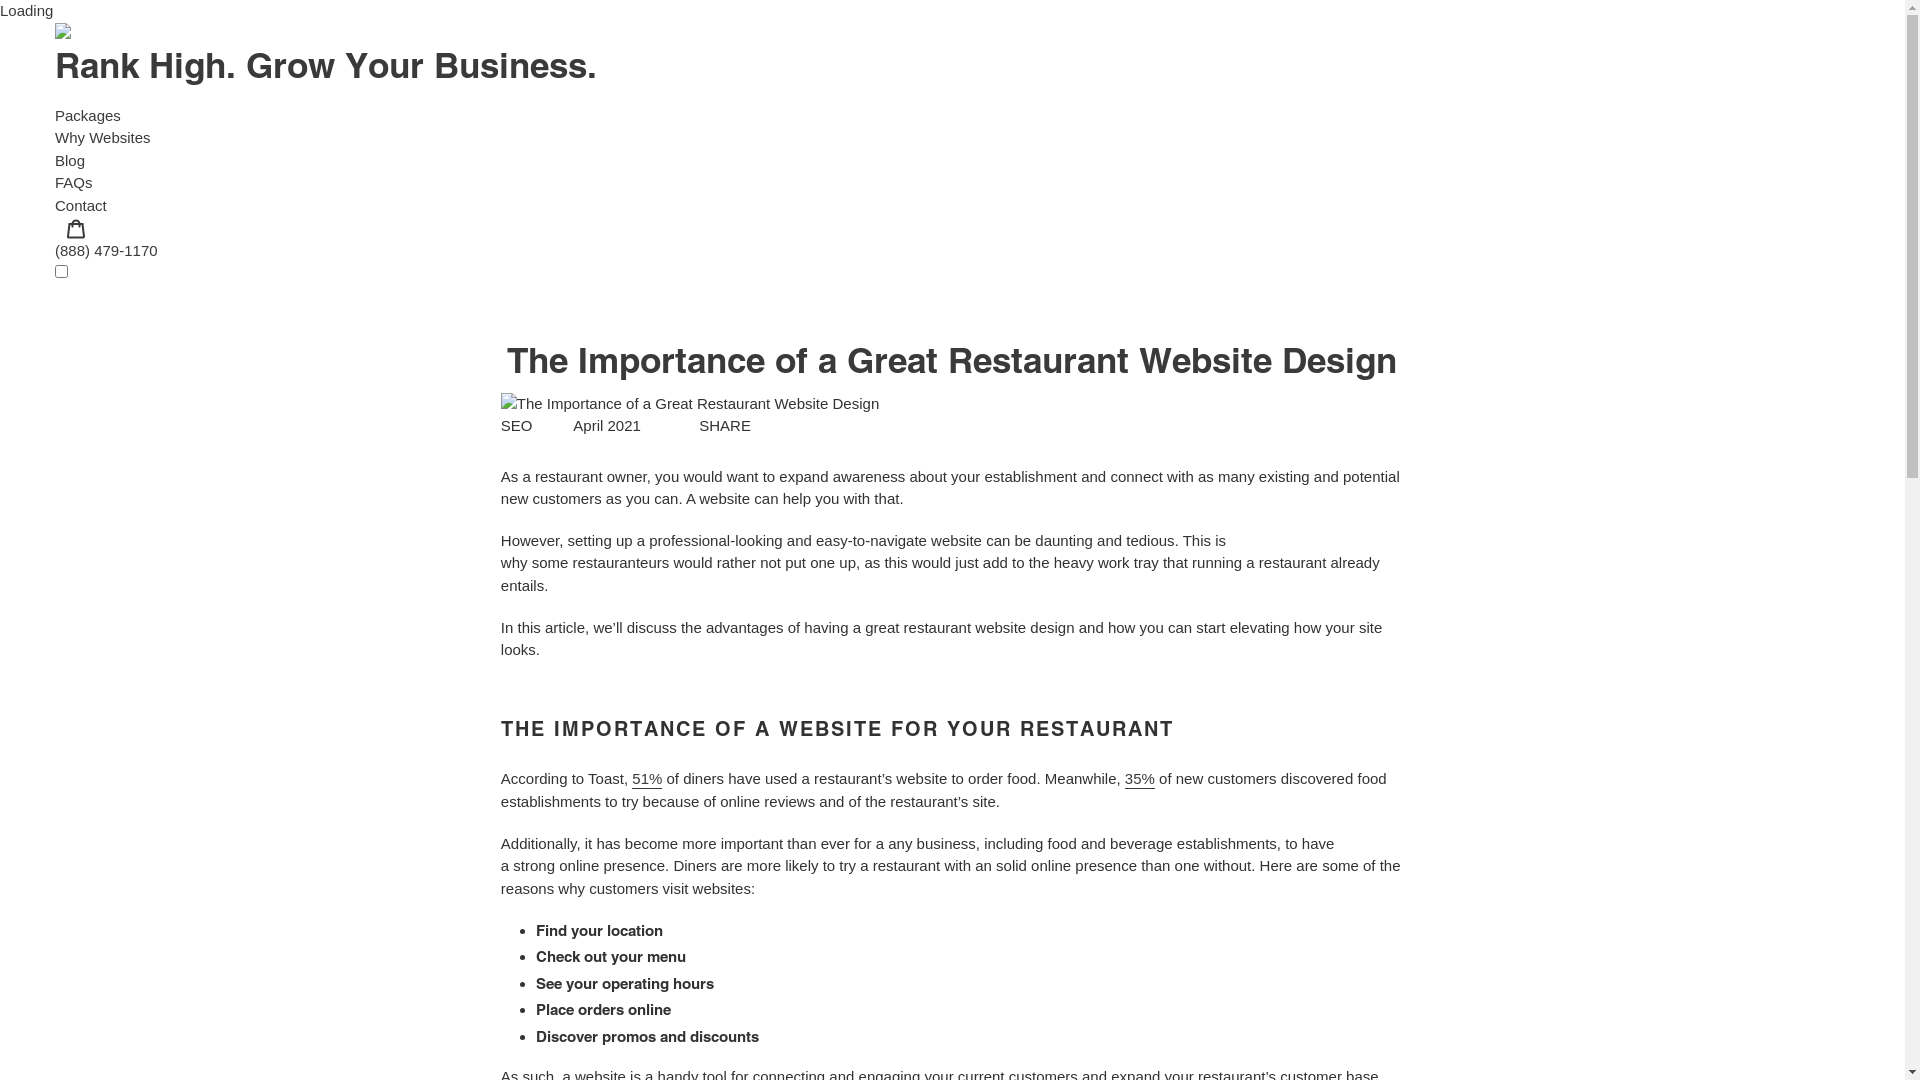 The image size is (1920, 1080). Describe the element at coordinates (101, 136) in the screenshot. I see `'Why Websites'` at that location.